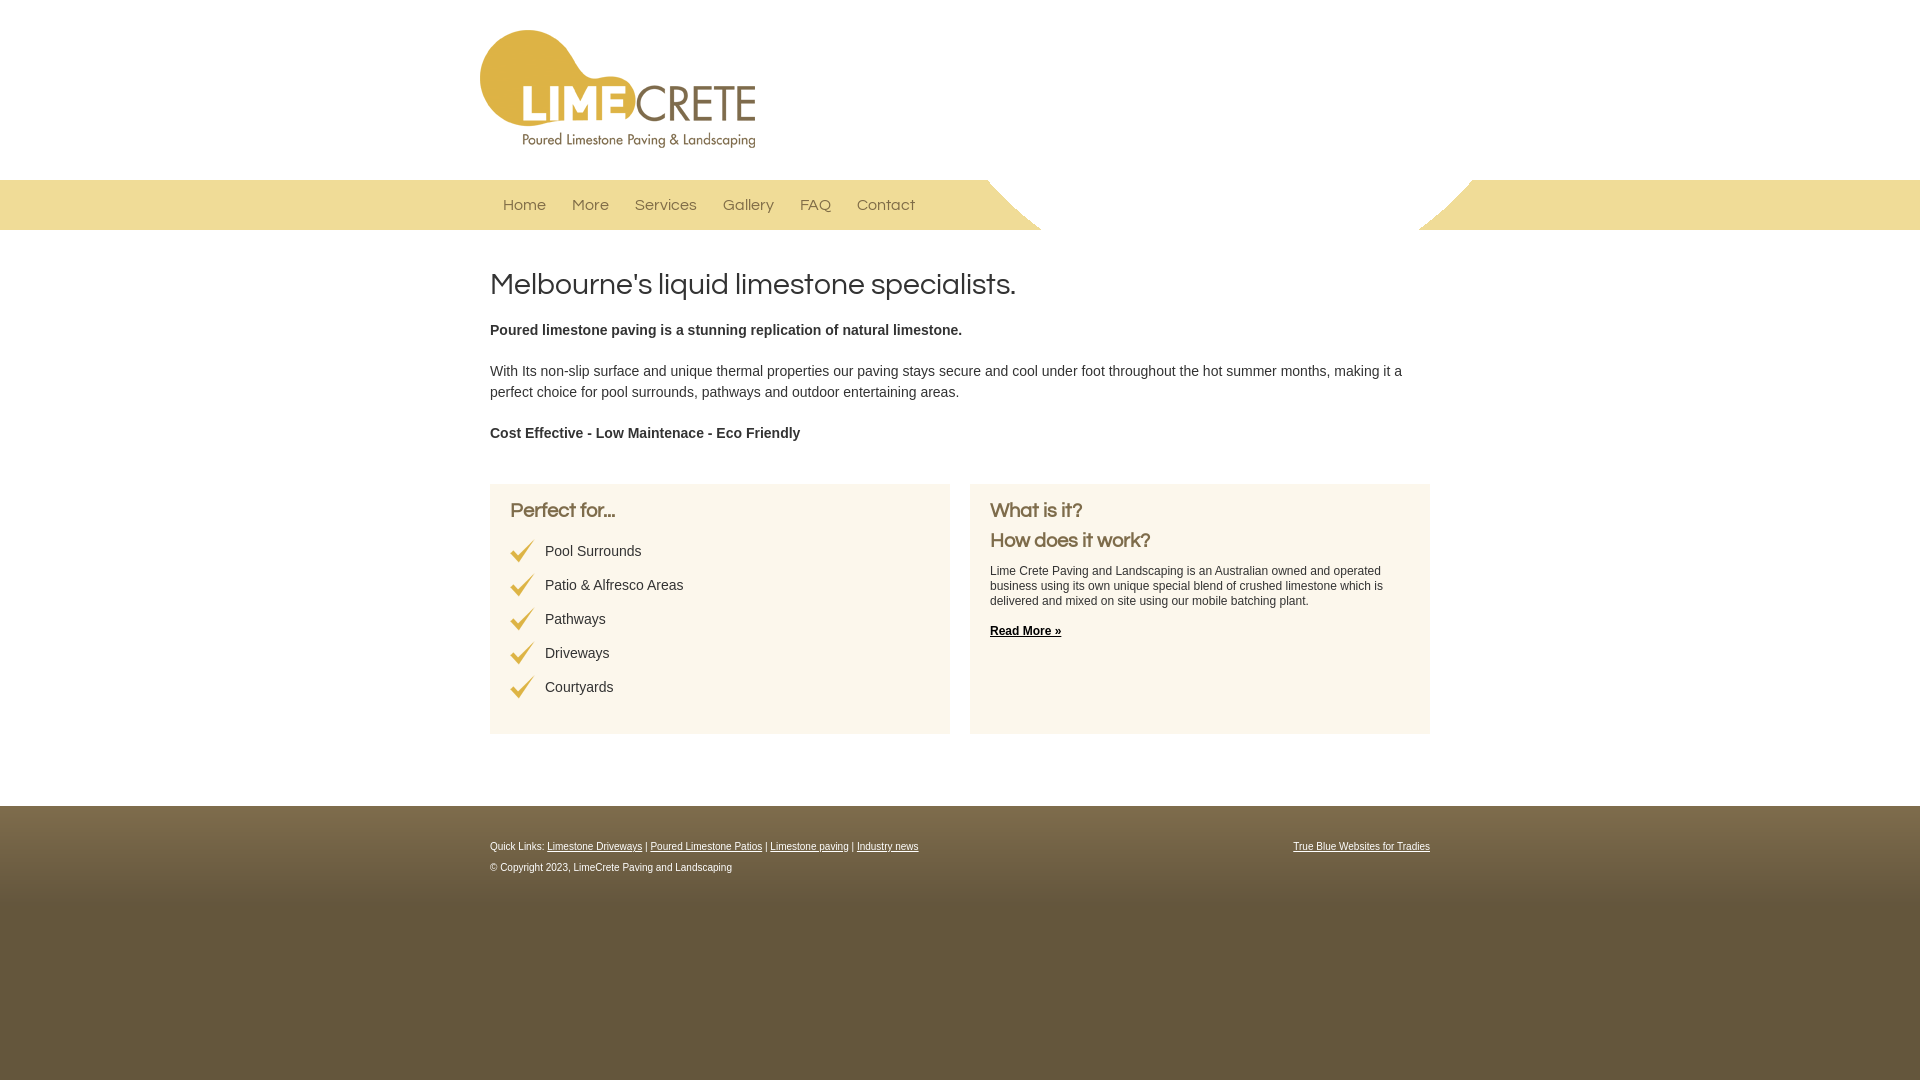 This screenshot has width=1920, height=1080. Describe the element at coordinates (589, 204) in the screenshot. I see `'More'` at that location.